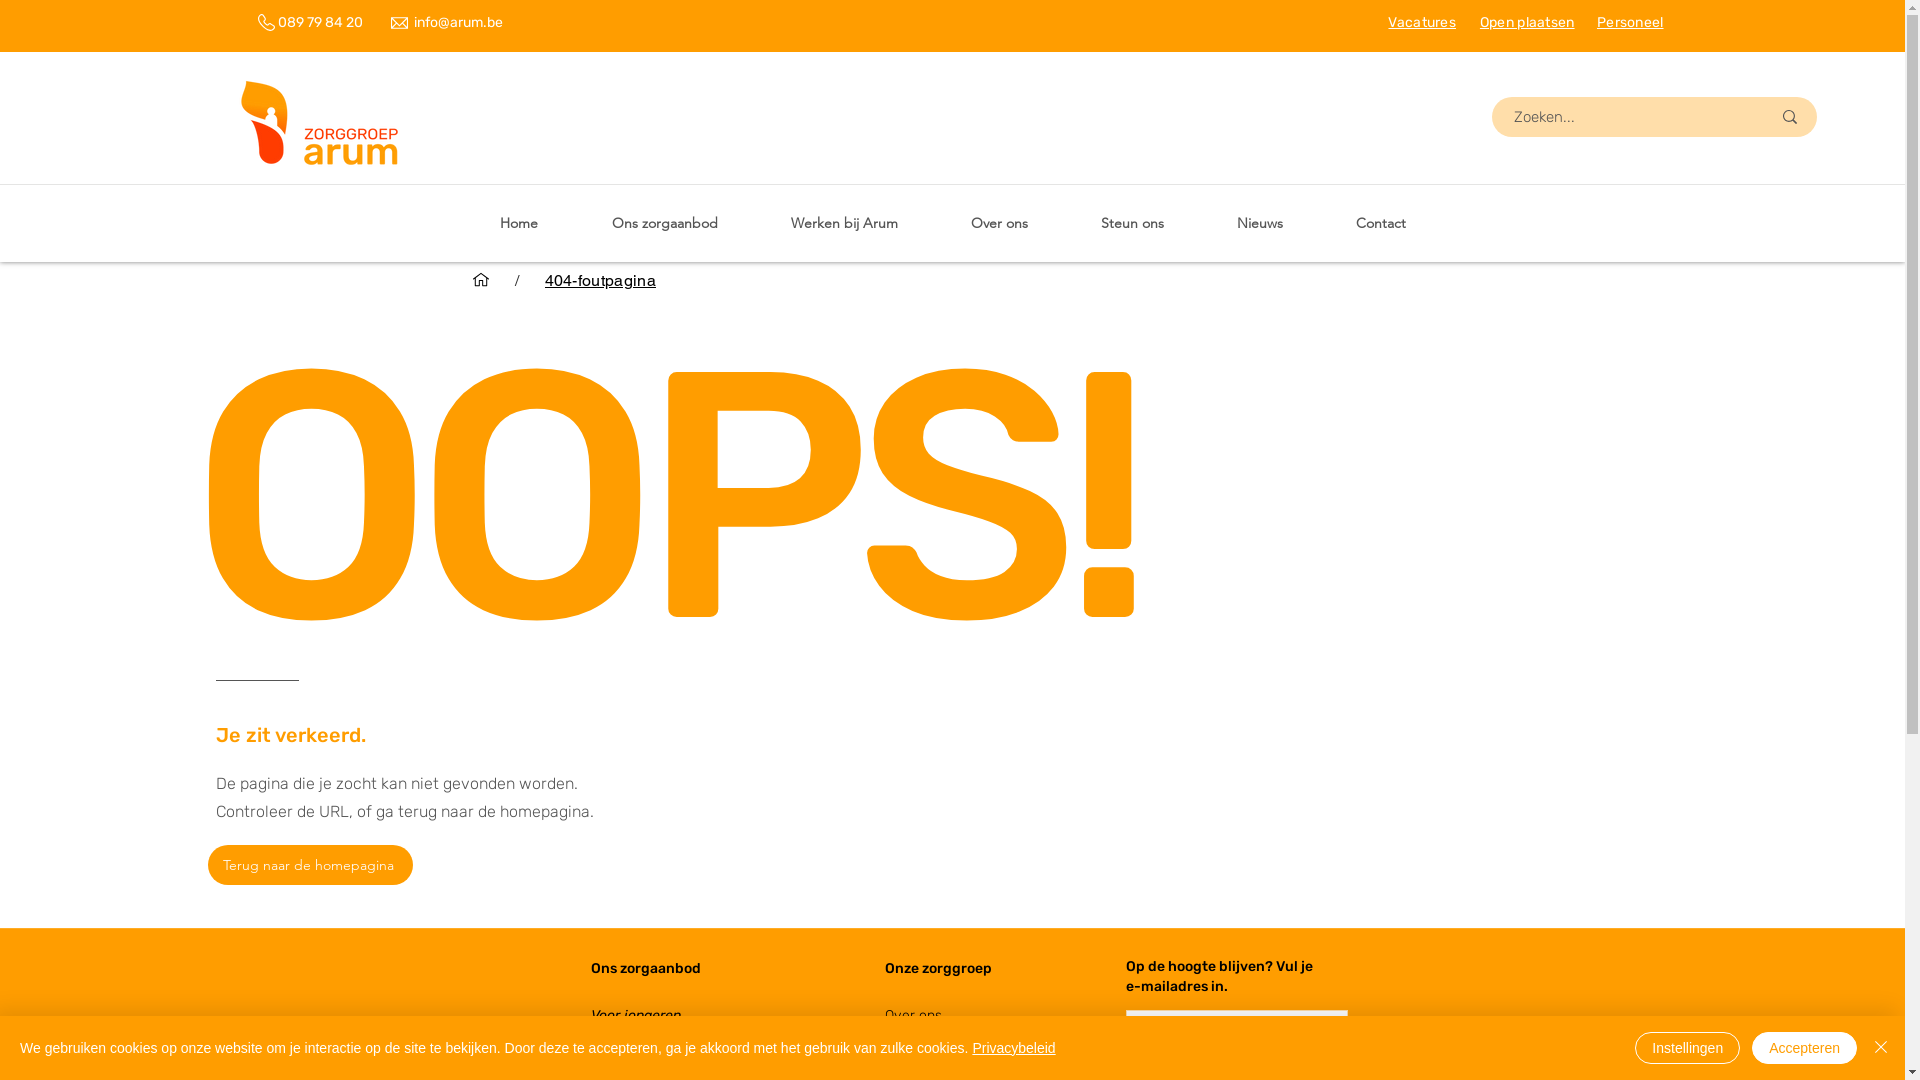  What do you see at coordinates (457, 22) in the screenshot?
I see `'info@arum.be'` at bounding box center [457, 22].